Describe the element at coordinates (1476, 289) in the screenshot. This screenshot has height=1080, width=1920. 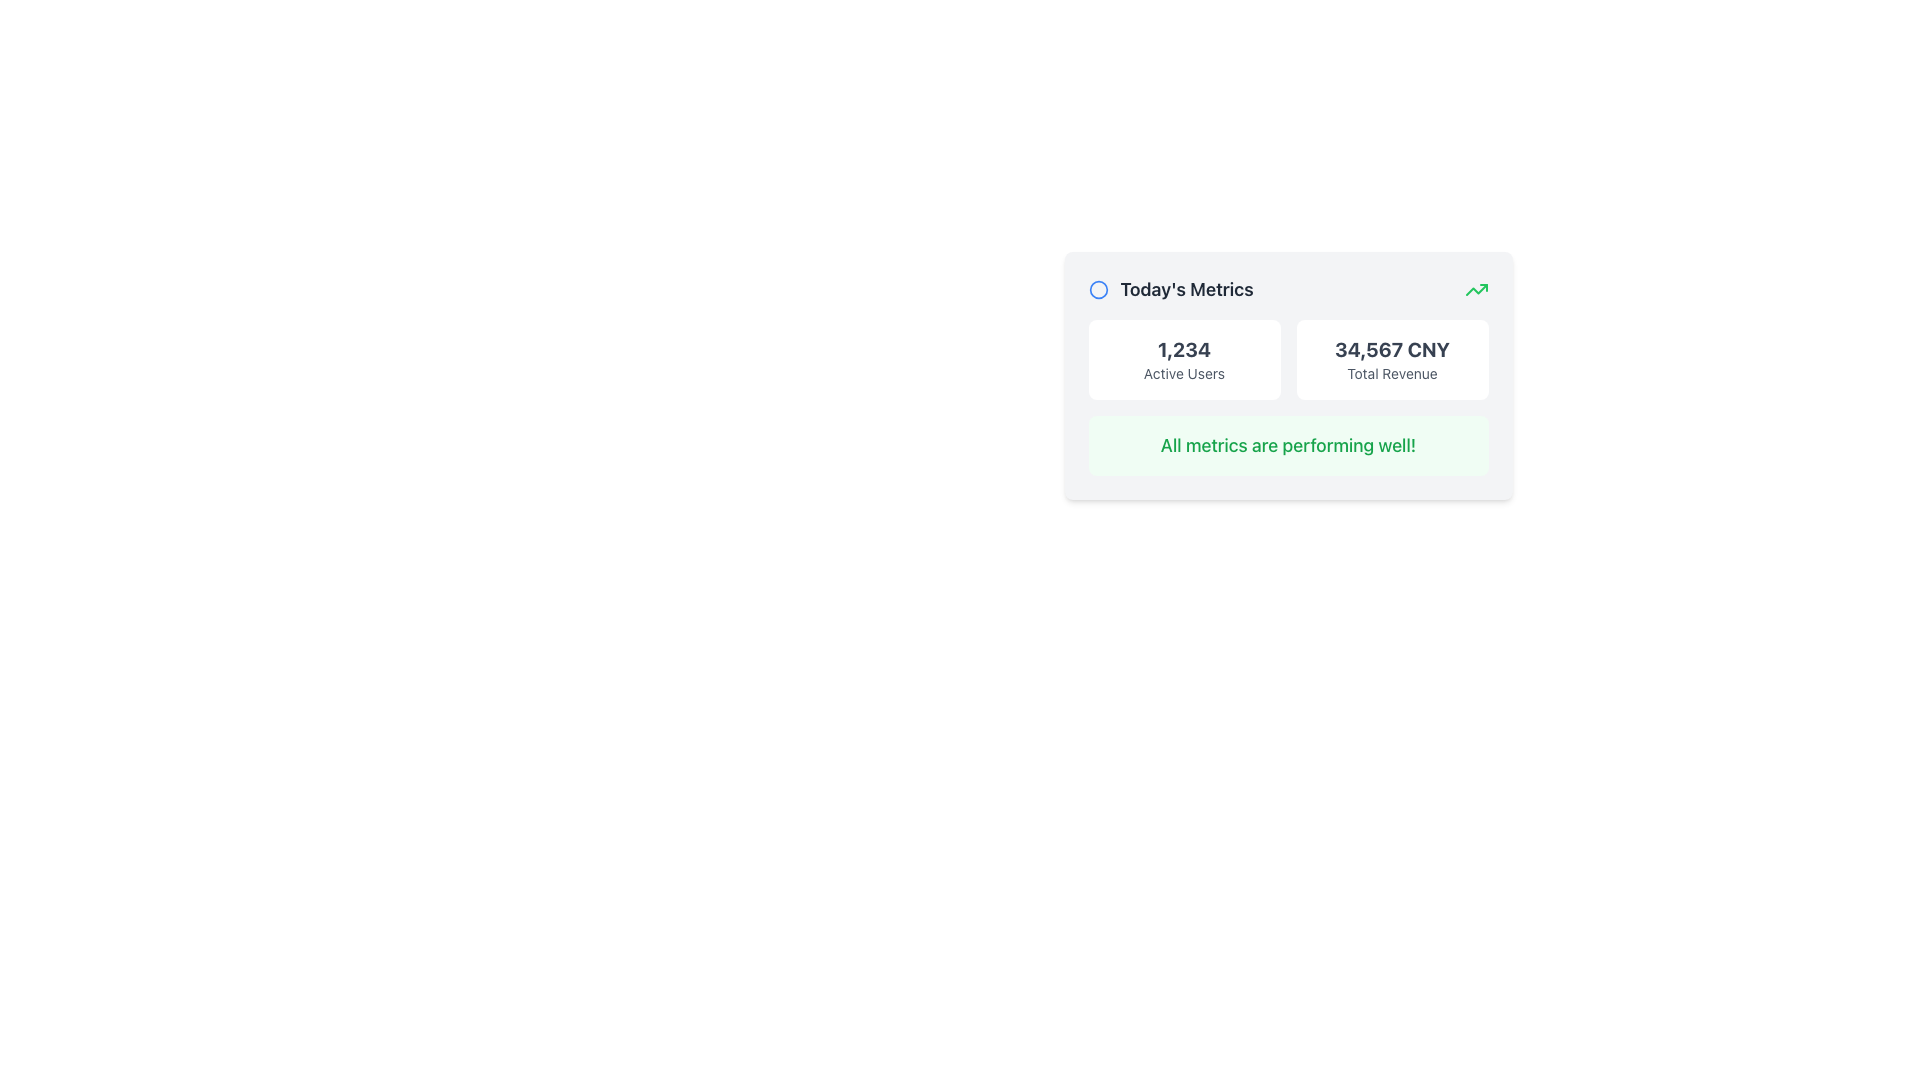
I see `the icon located in the top-right corner of the 'Today's Metrics' section, which serves as a visual indicator of positive trends or metrics` at that location.